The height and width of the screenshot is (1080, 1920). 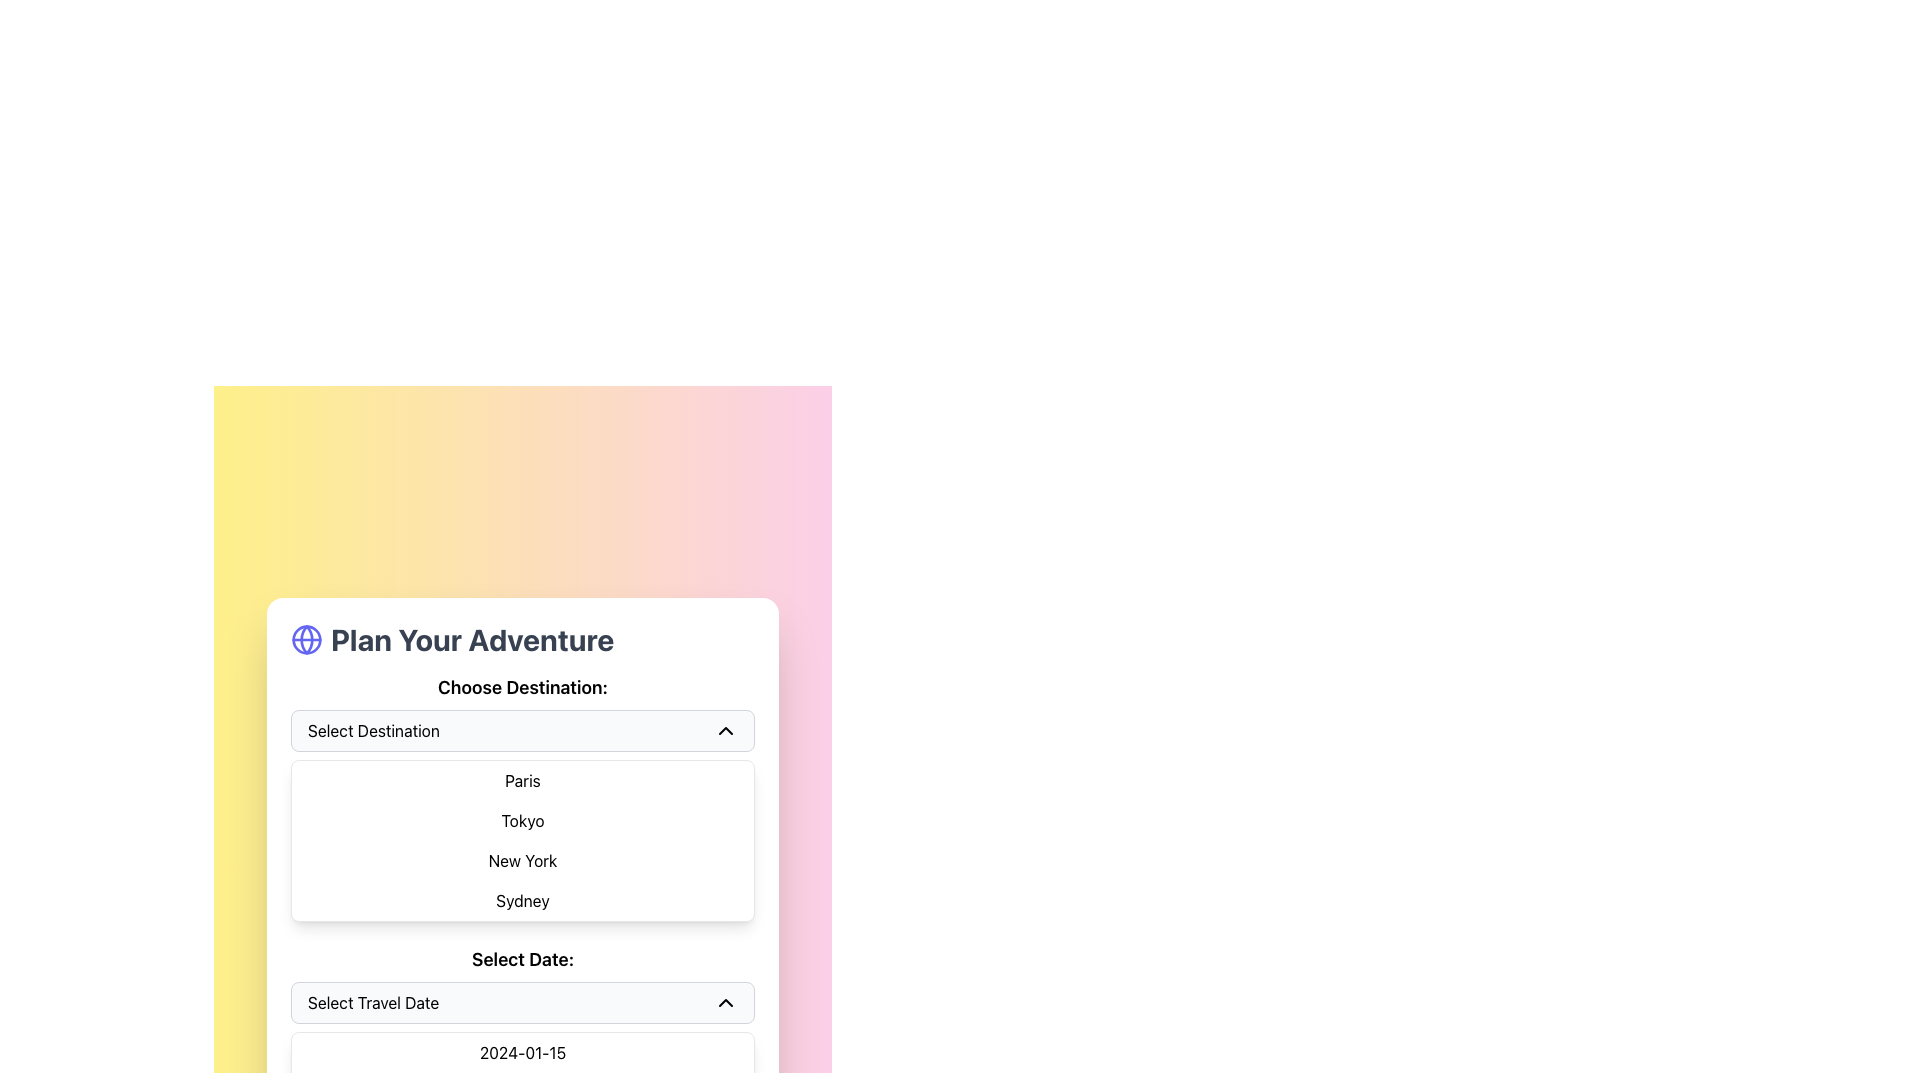 What do you see at coordinates (523, 901) in the screenshot?
I see `the list item labeled 'Sydney', which is the fourth item in the dropdown under 'Choose Destination'` at bounding box center [523, 901].